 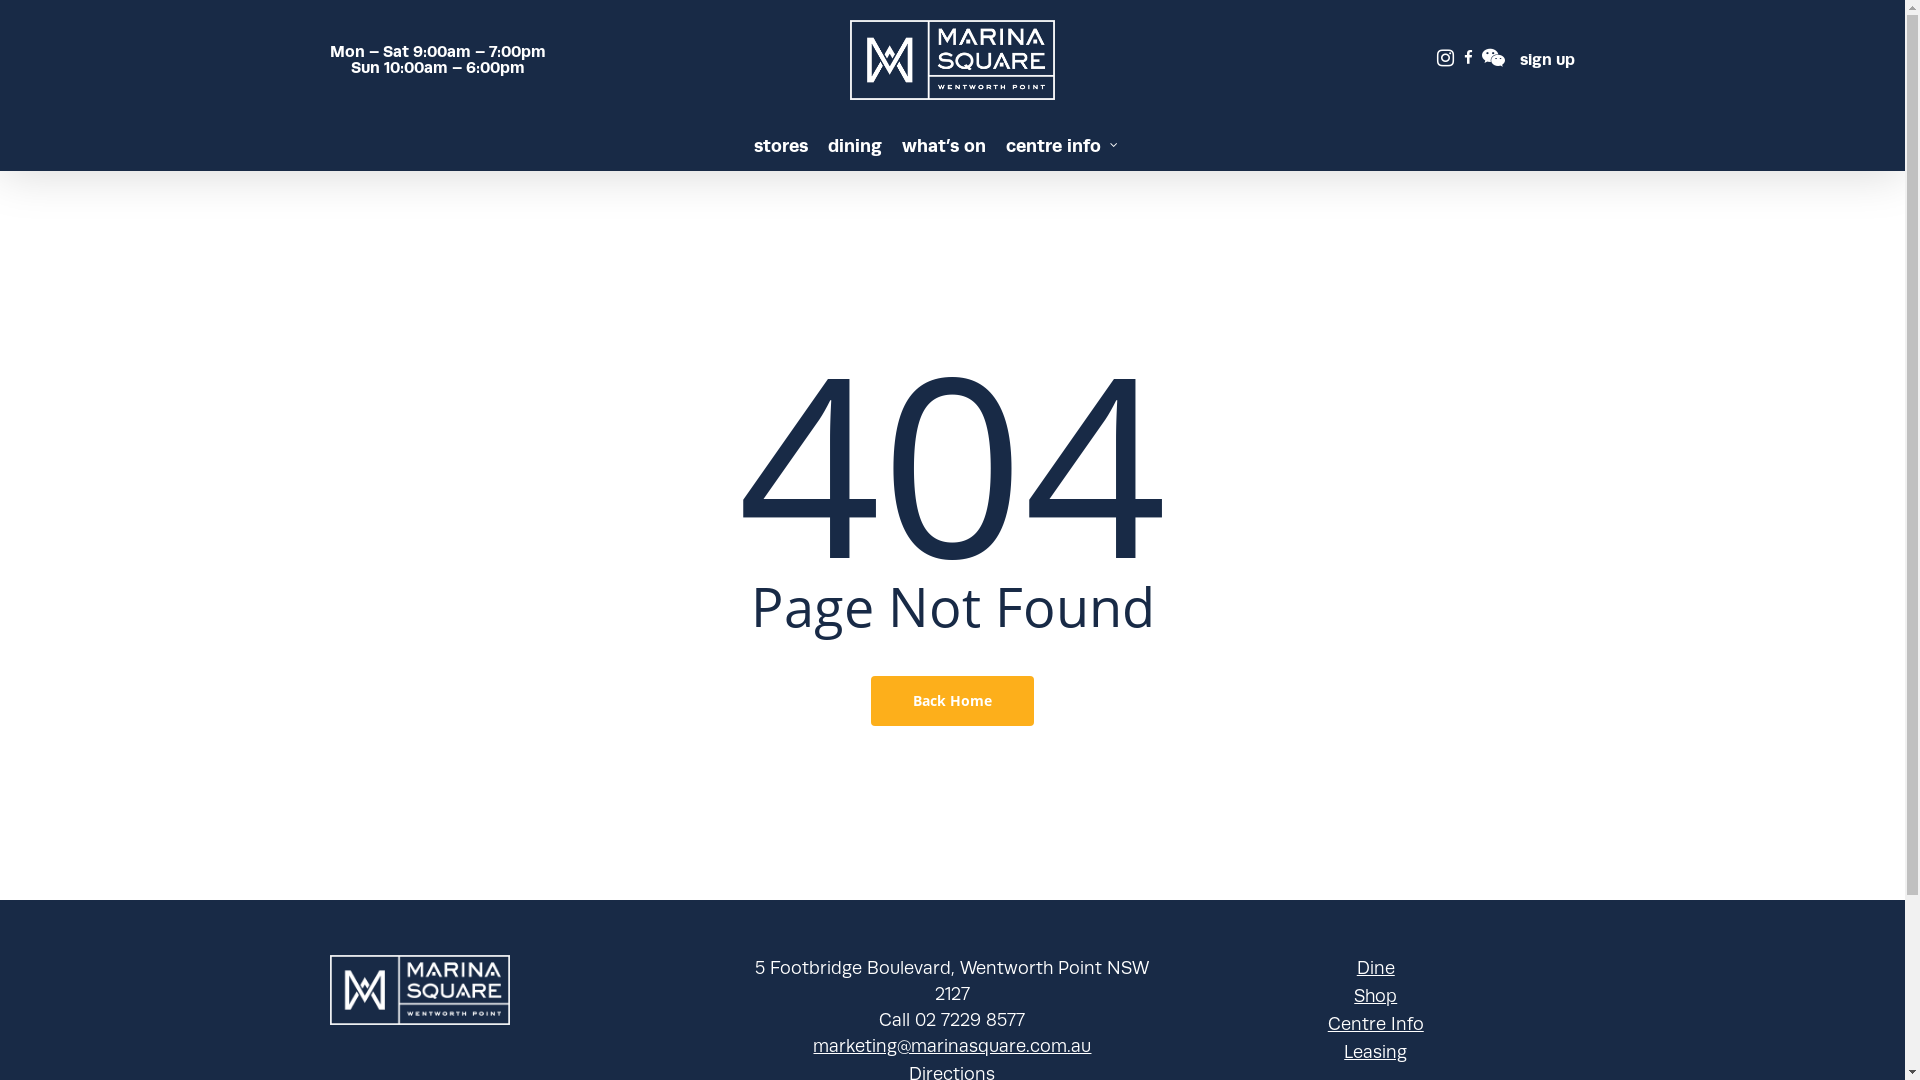 I want to click on 'Dine', so click(x=1357, y=967).